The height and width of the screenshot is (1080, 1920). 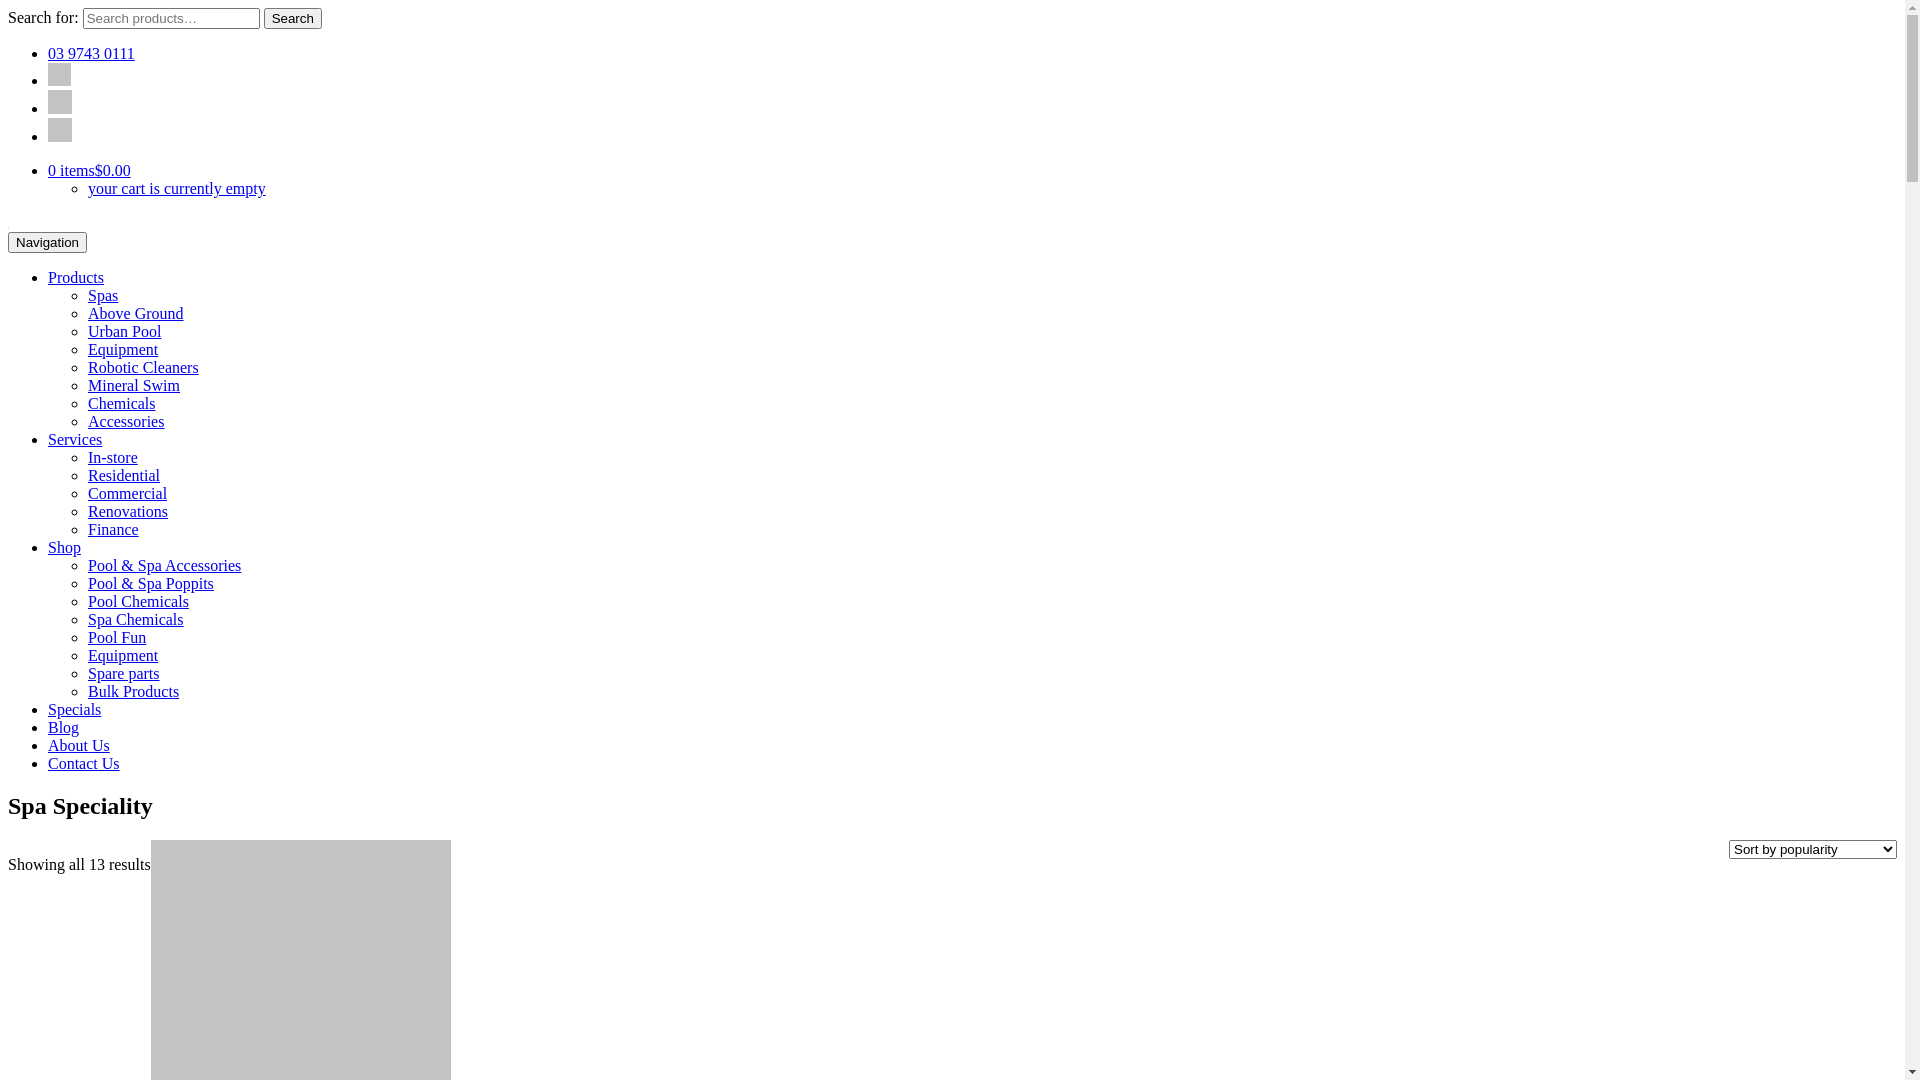 I want to click on 'Blog', so click(x=63, y=727).